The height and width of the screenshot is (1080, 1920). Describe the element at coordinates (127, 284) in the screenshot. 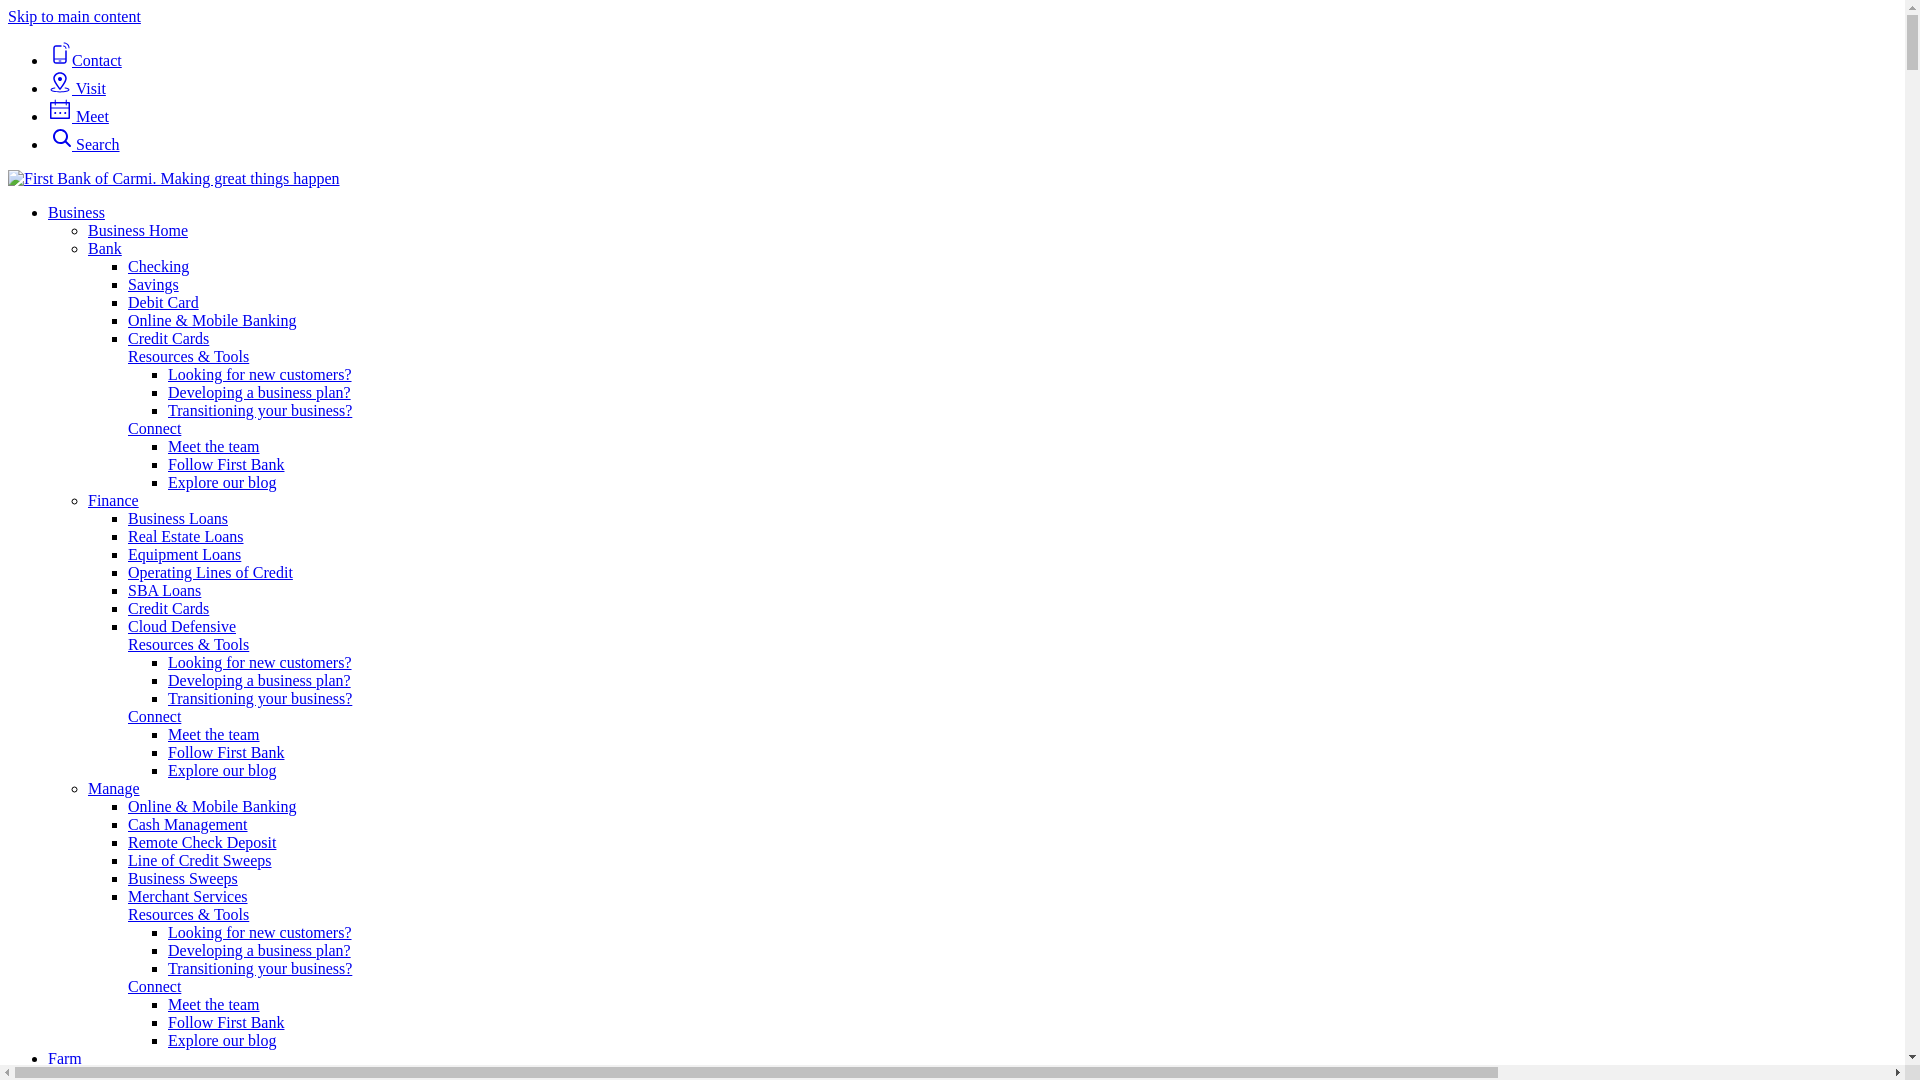

I see `'Savings'` at that location.